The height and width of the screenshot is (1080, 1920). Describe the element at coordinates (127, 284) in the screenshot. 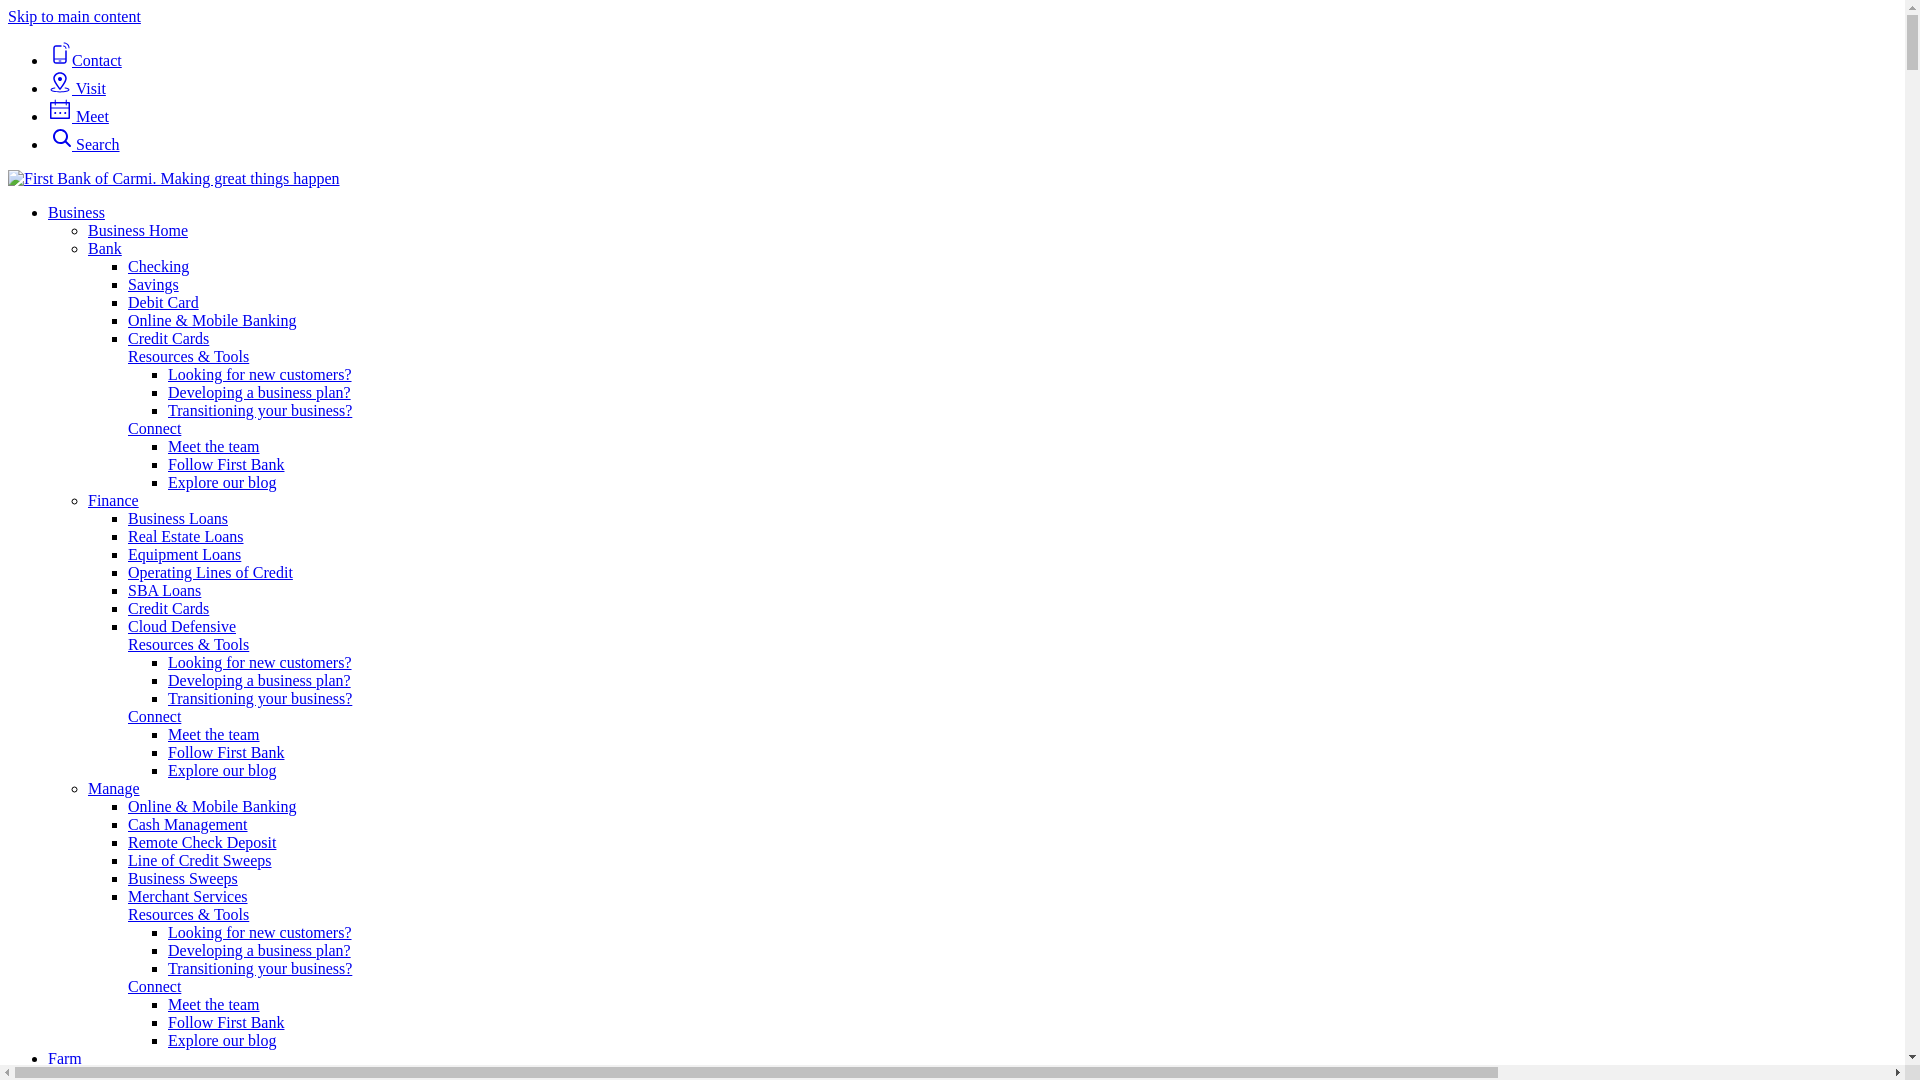

I see `'Savings'` at that location.